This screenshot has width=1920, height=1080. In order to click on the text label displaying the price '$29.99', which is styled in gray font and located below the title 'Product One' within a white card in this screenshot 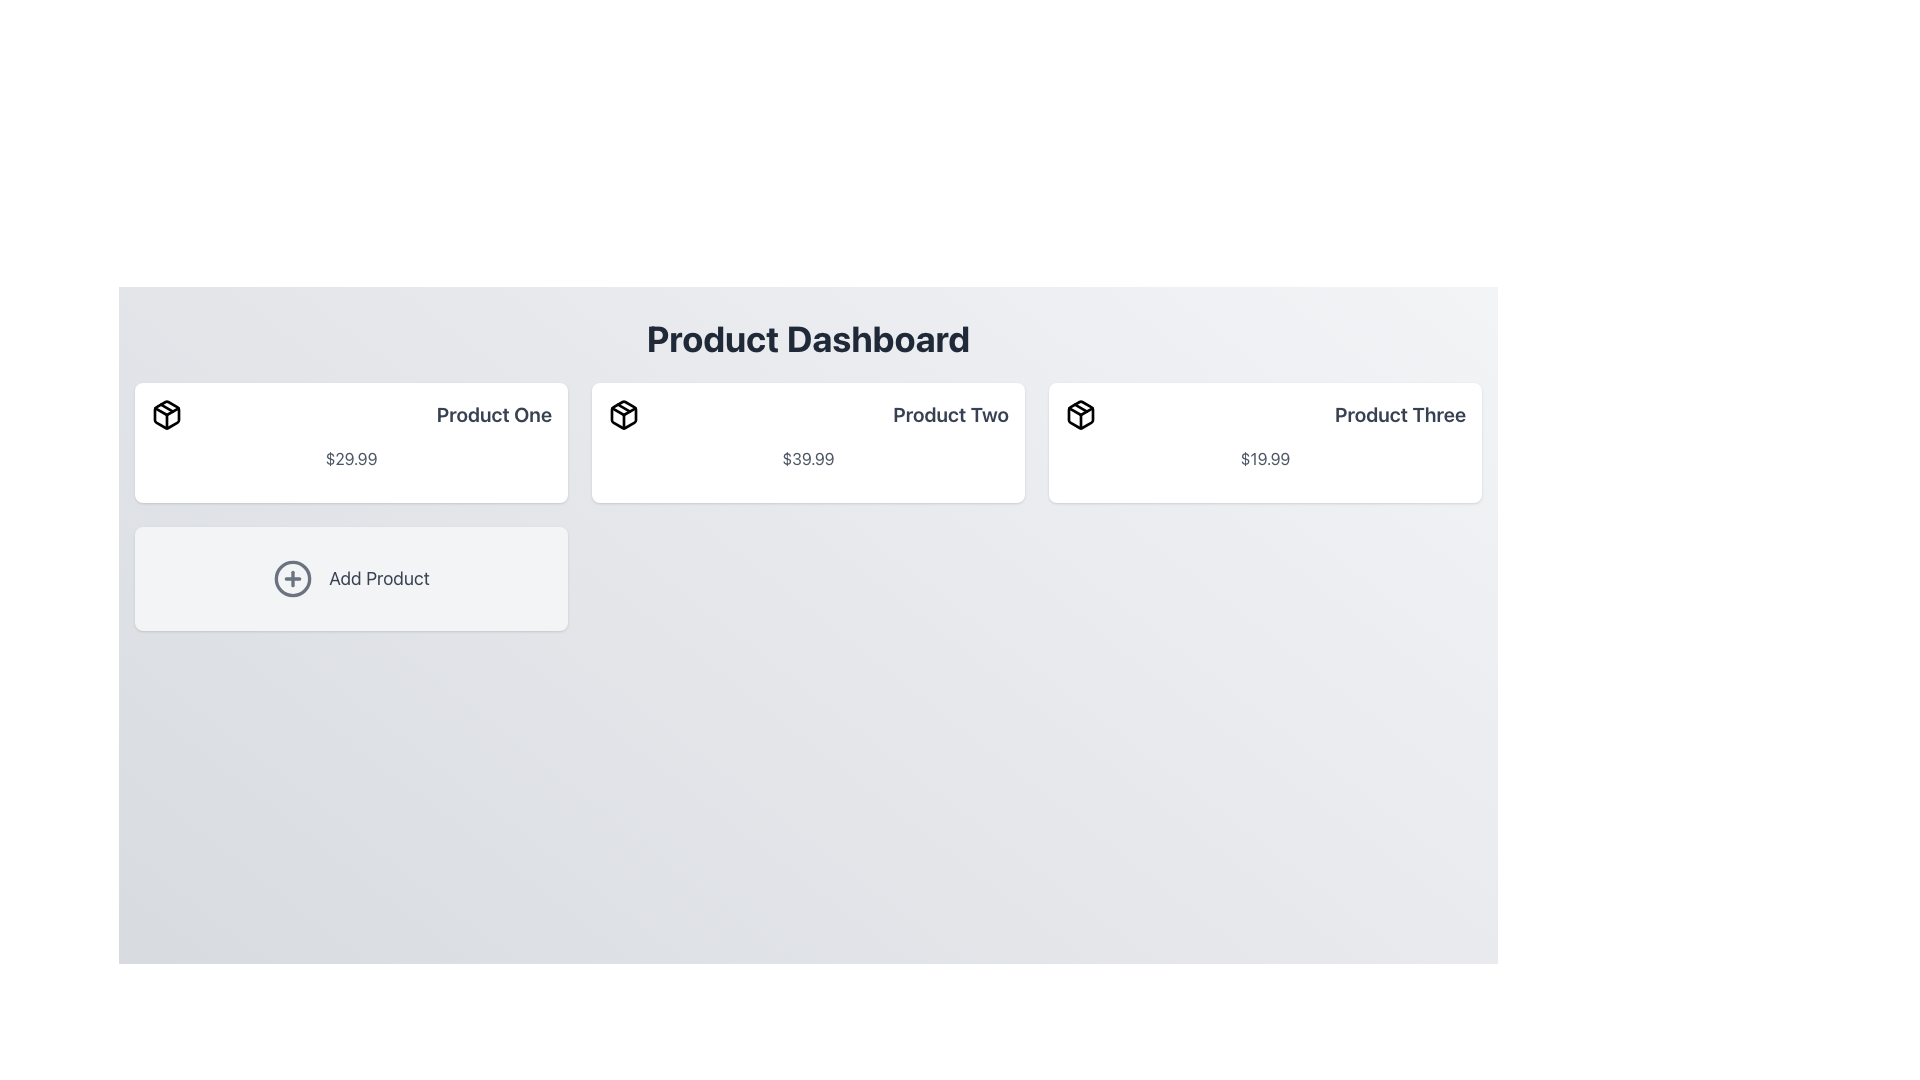, I will do `click(351, 459)`.